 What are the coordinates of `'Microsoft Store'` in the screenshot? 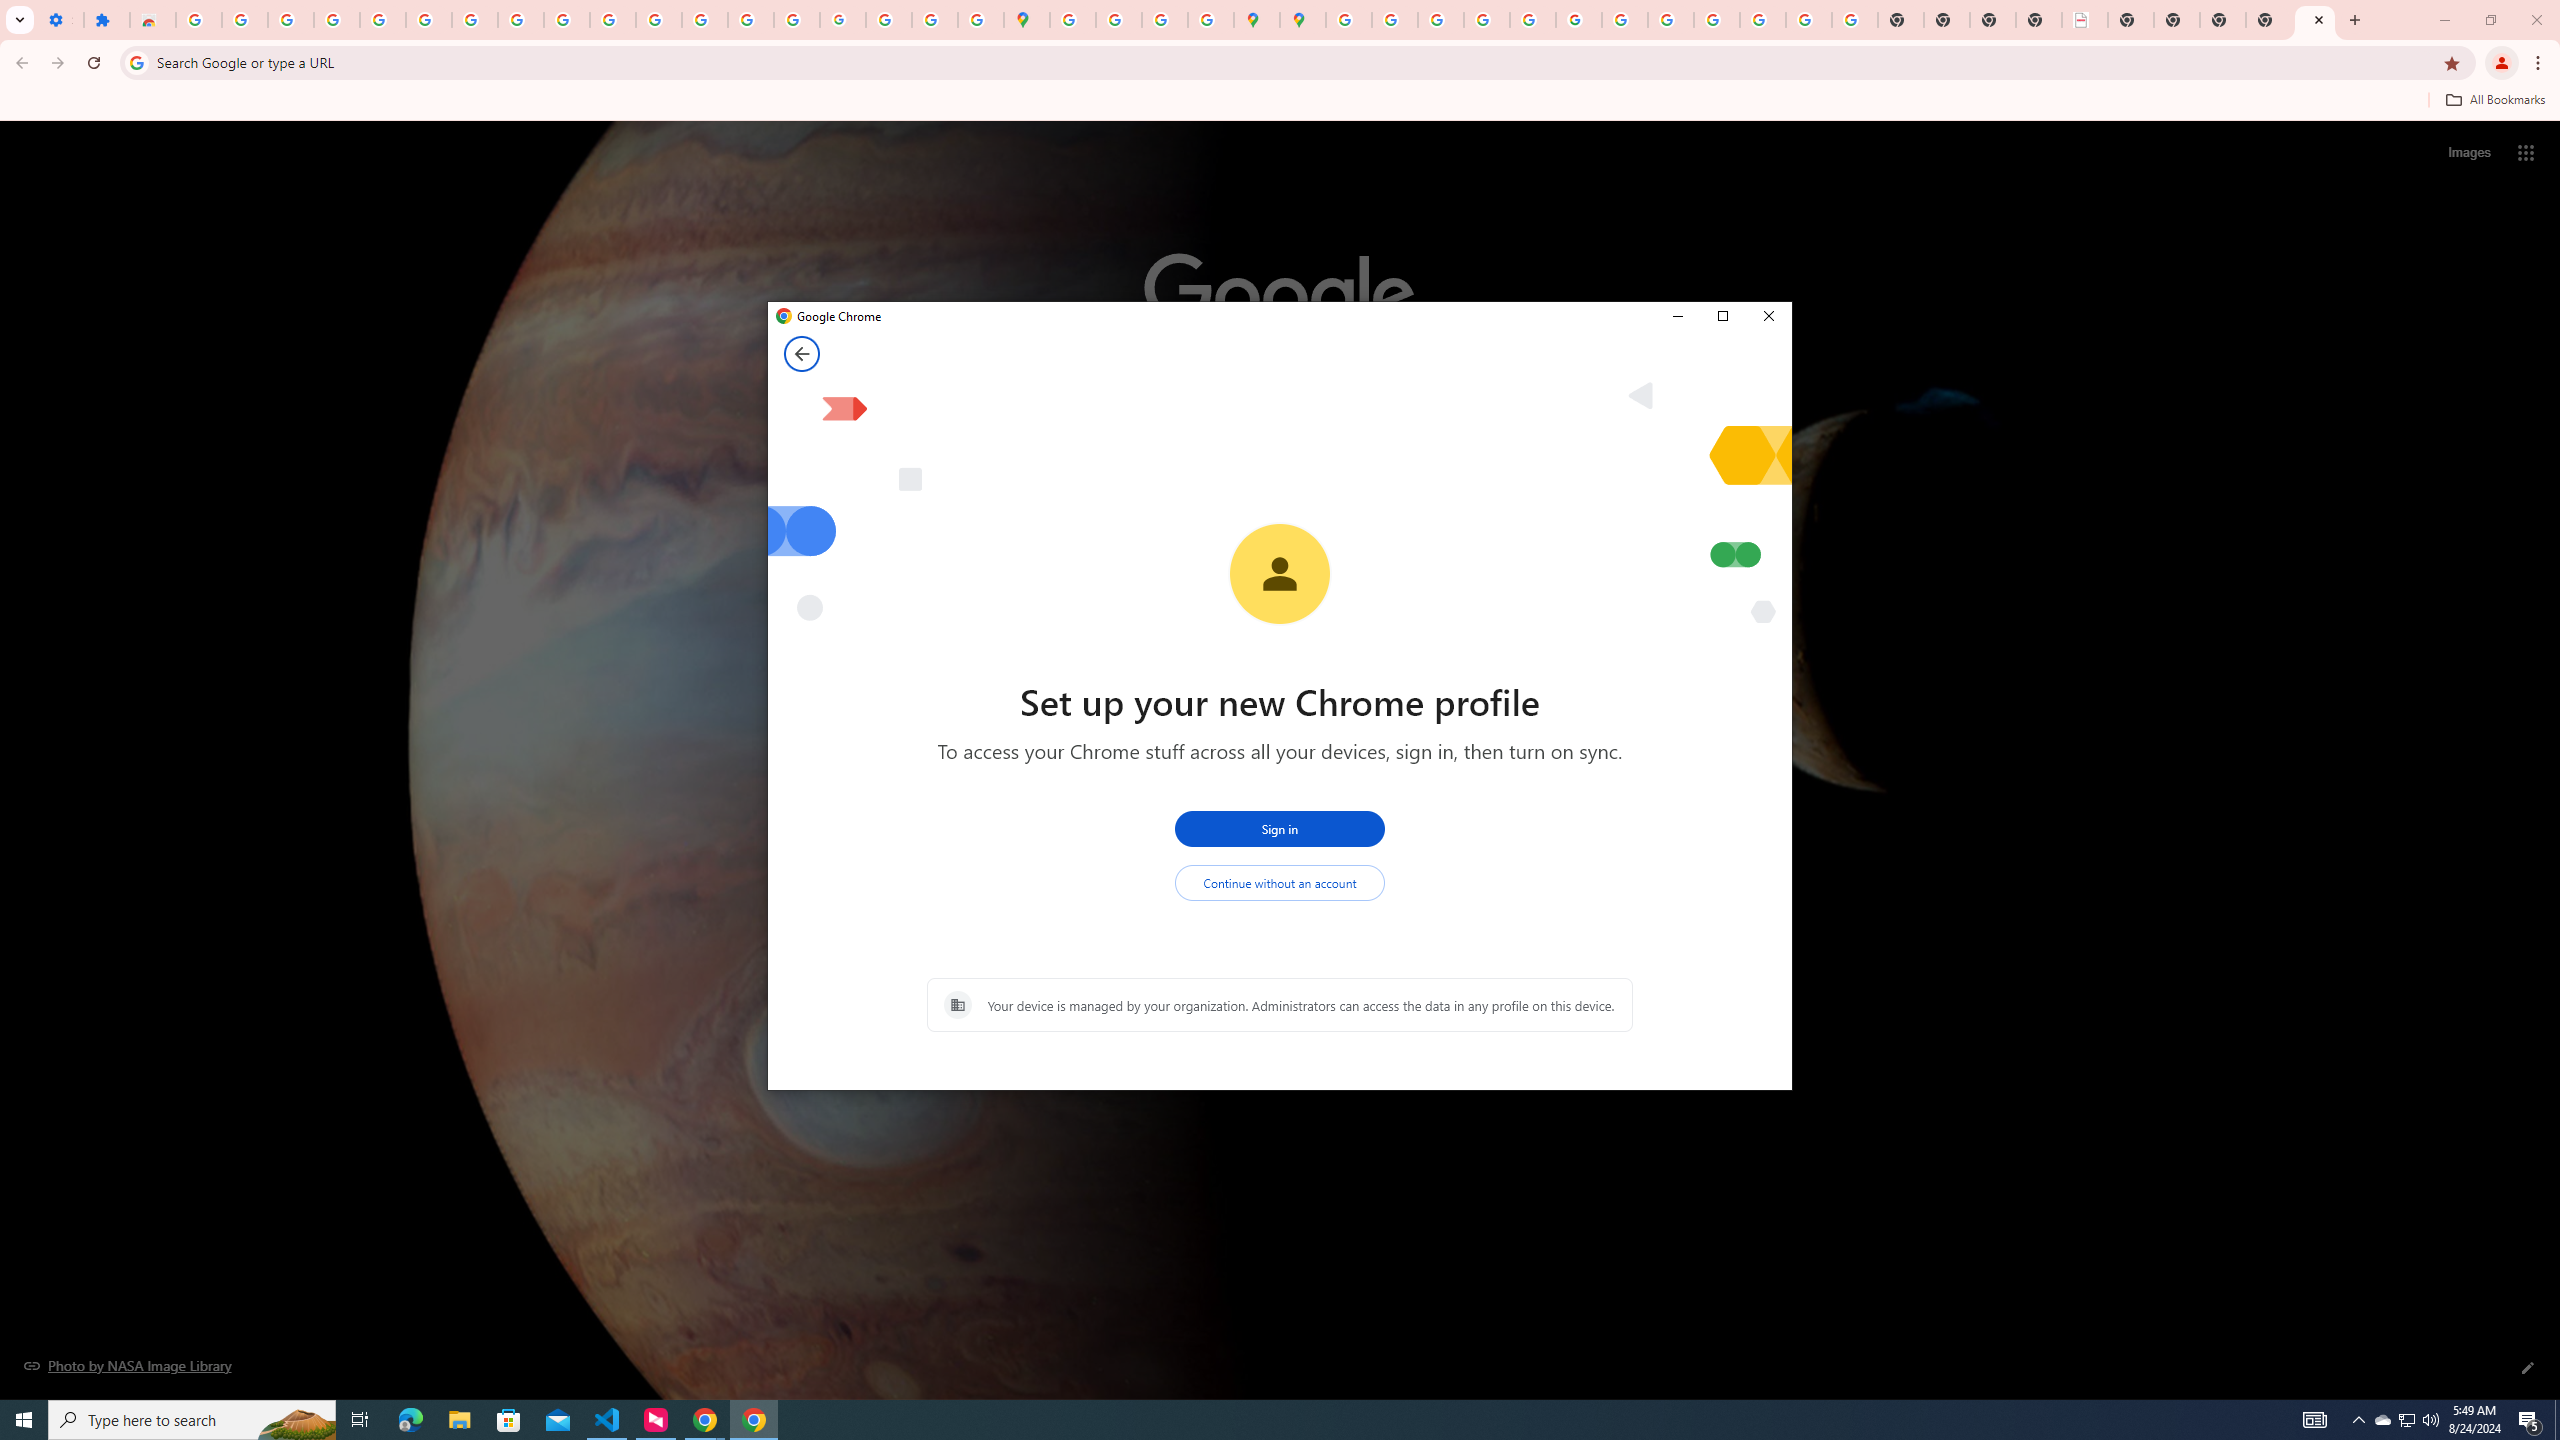 It's located at (509, 1418).